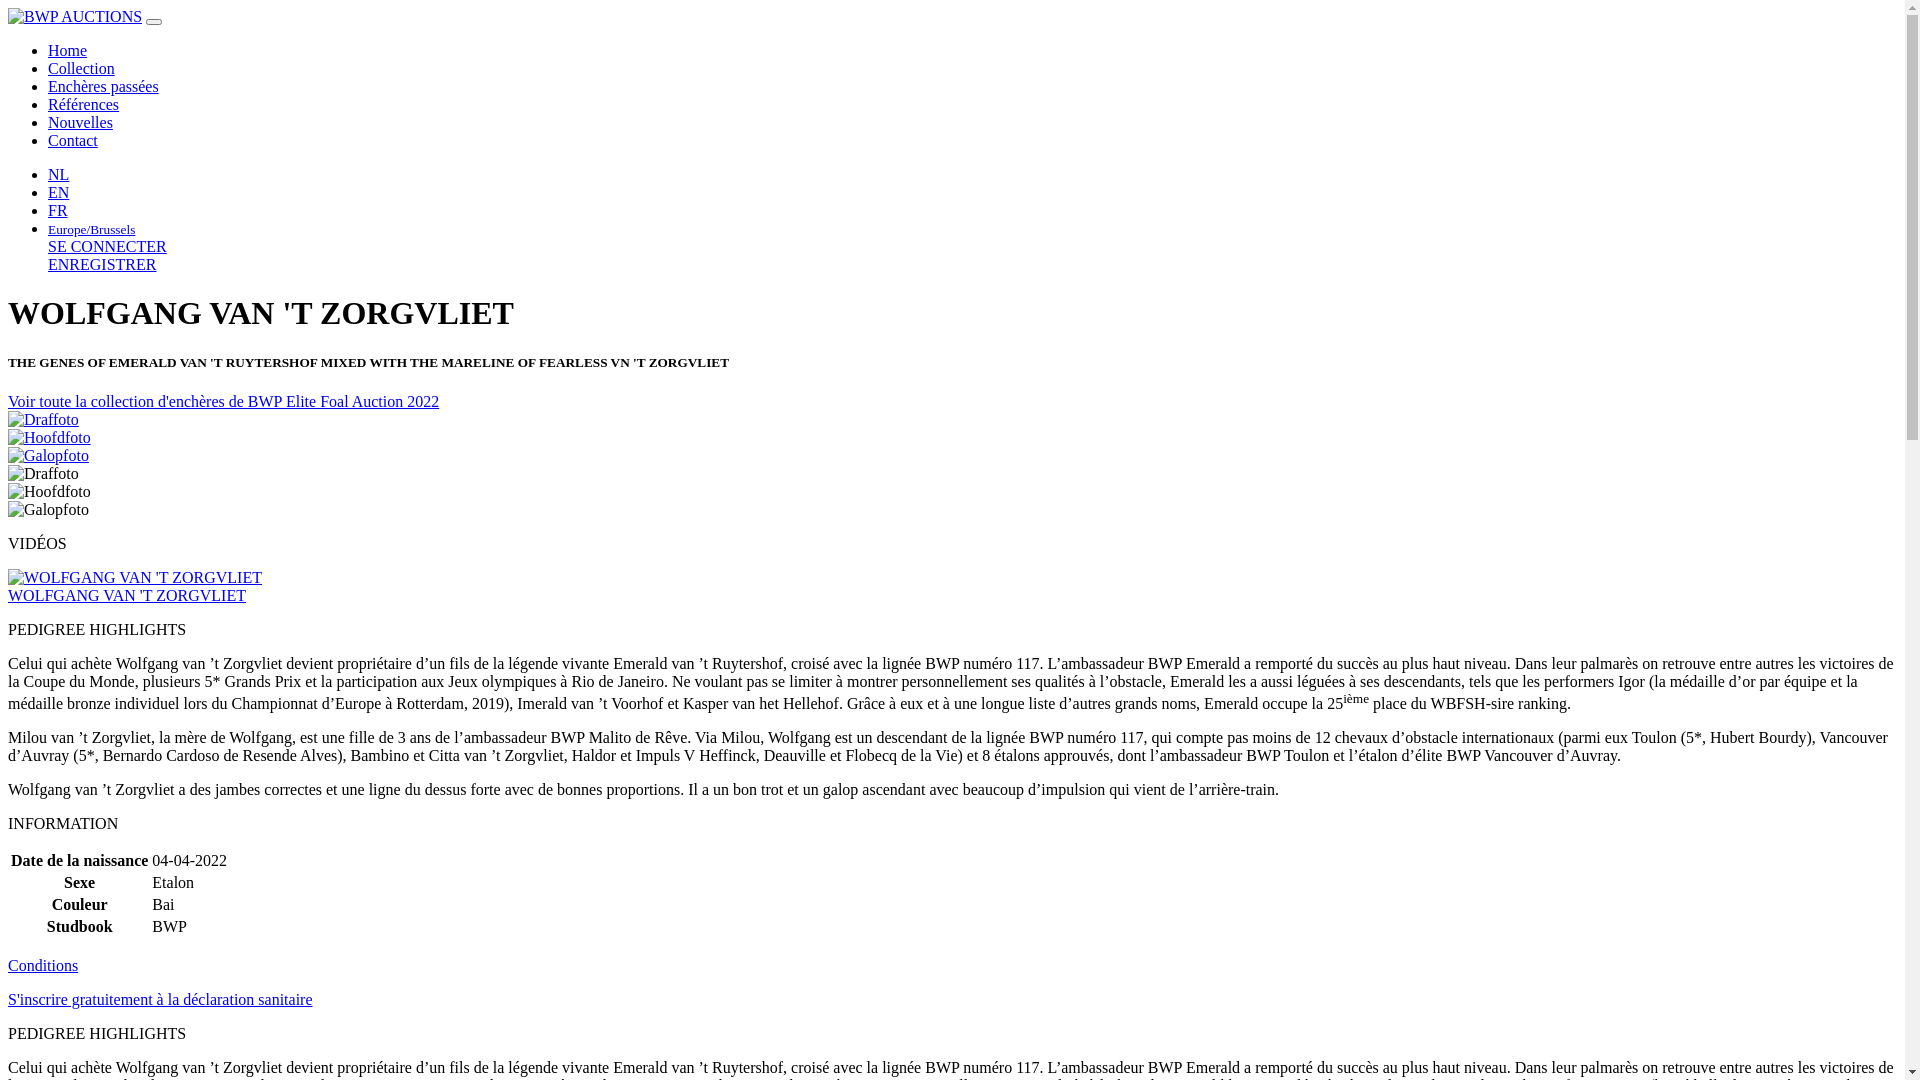 The width and height of the screenshot is (1920, 1080). What do you see at coordinates (8, 585) in the screenshot?
I see `'WOLFGANG VAN 'T ZORGVLIET'` at bounding box center [8, 585].